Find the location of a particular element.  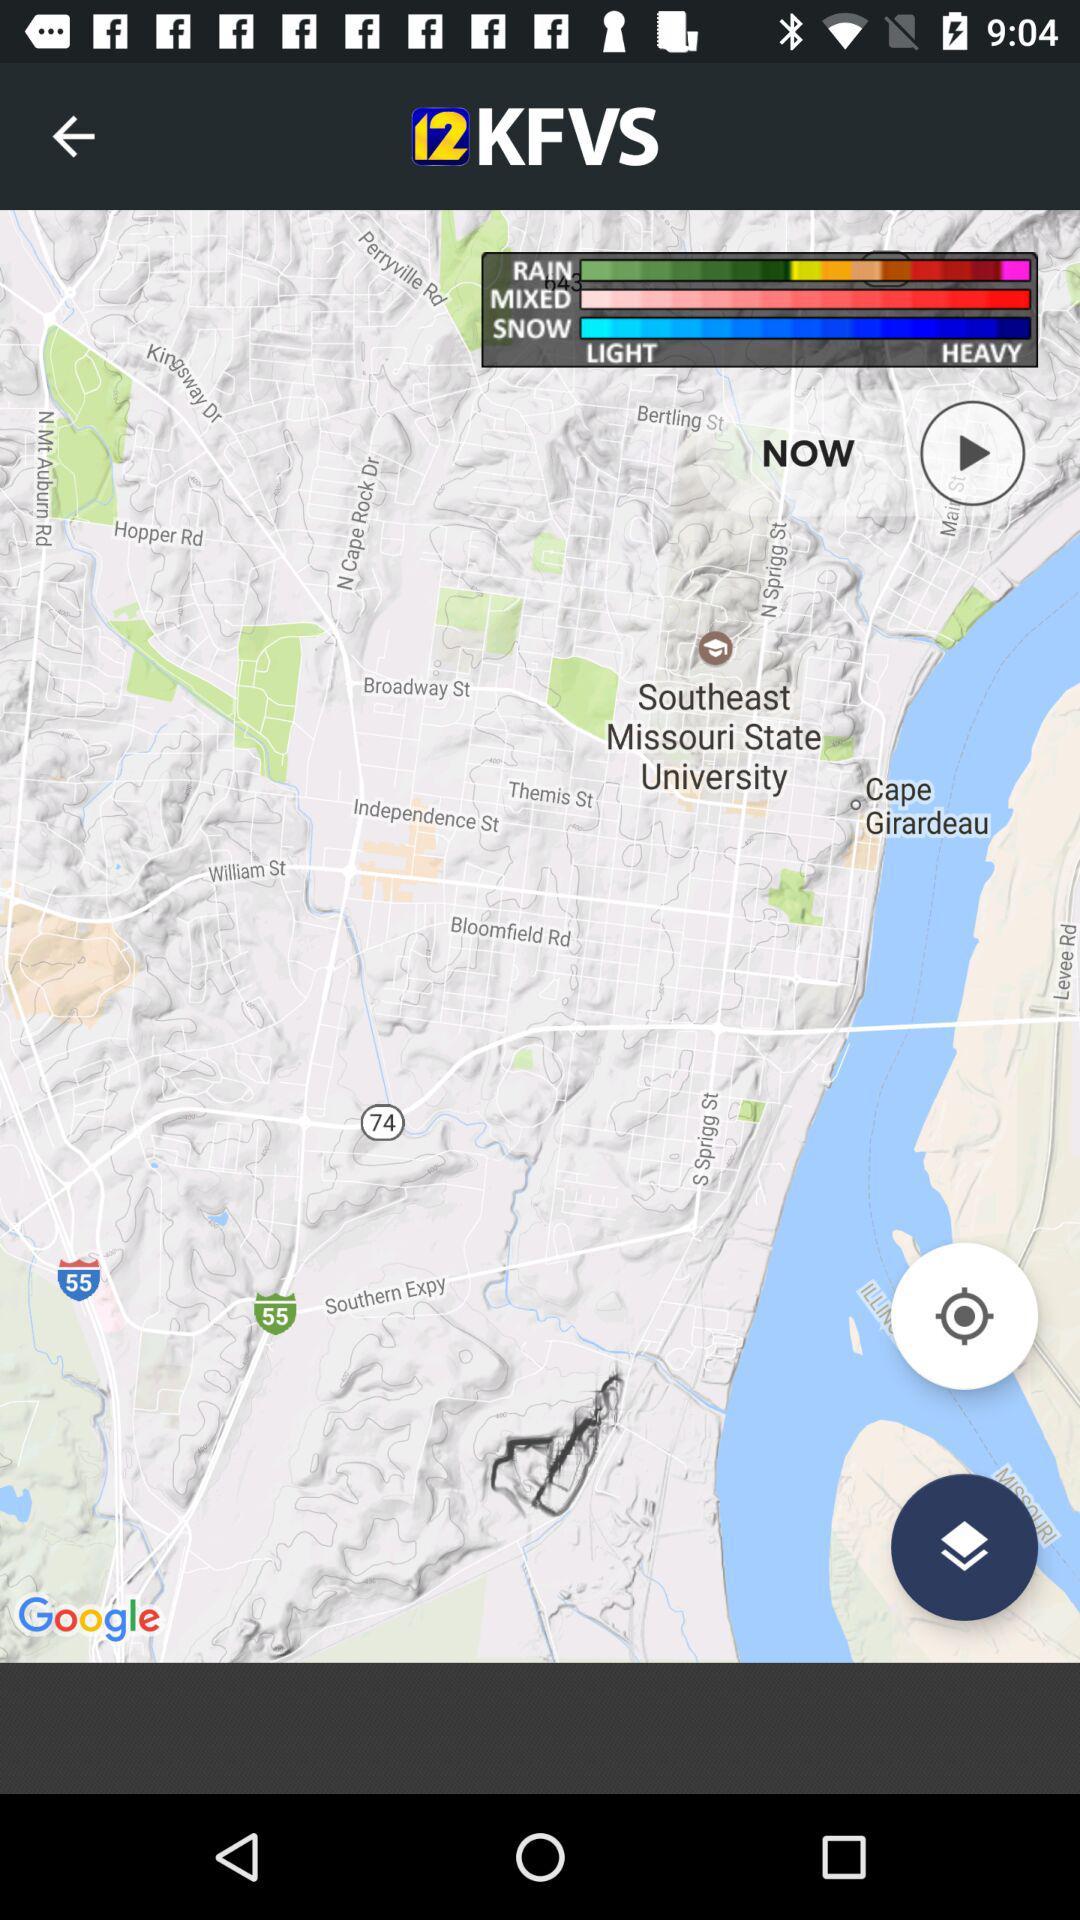

location button is located at coordinates (963, 1316).